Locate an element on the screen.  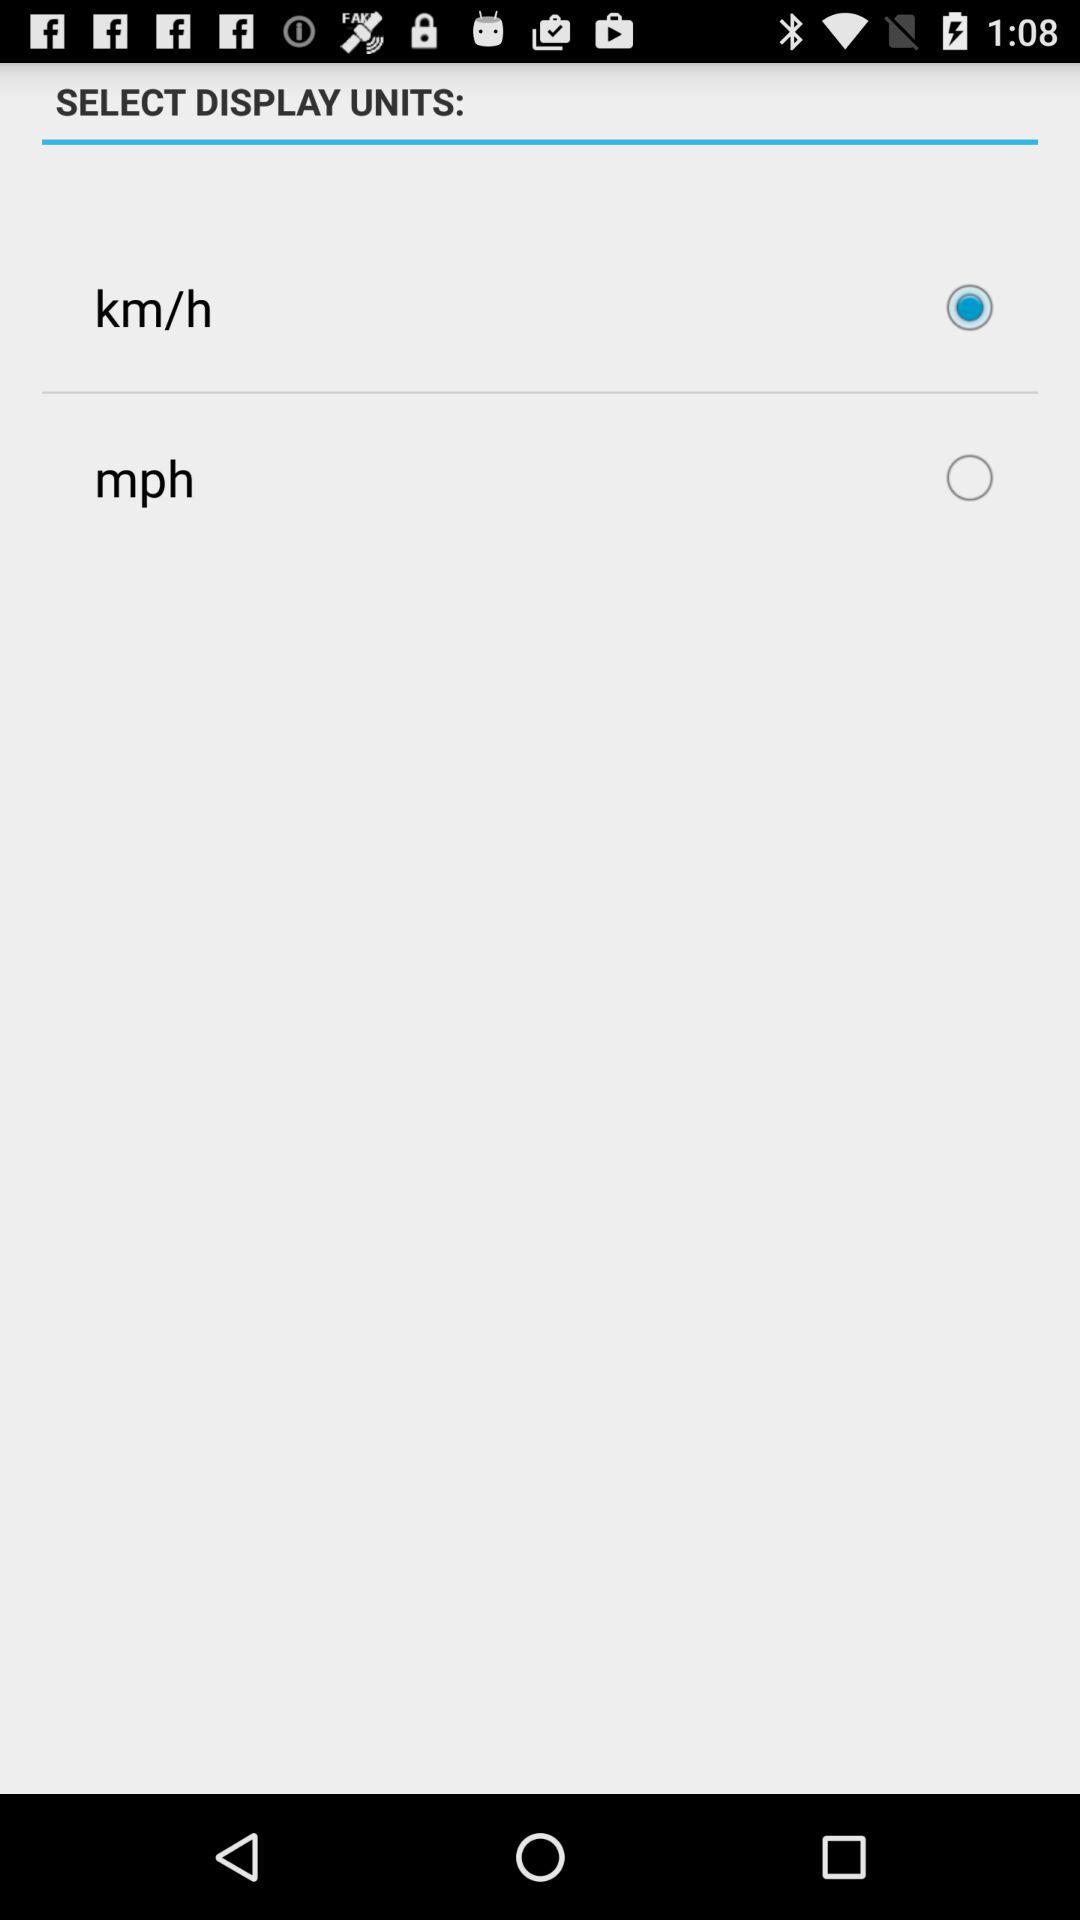
km/h is located at coordinates (540, 306).